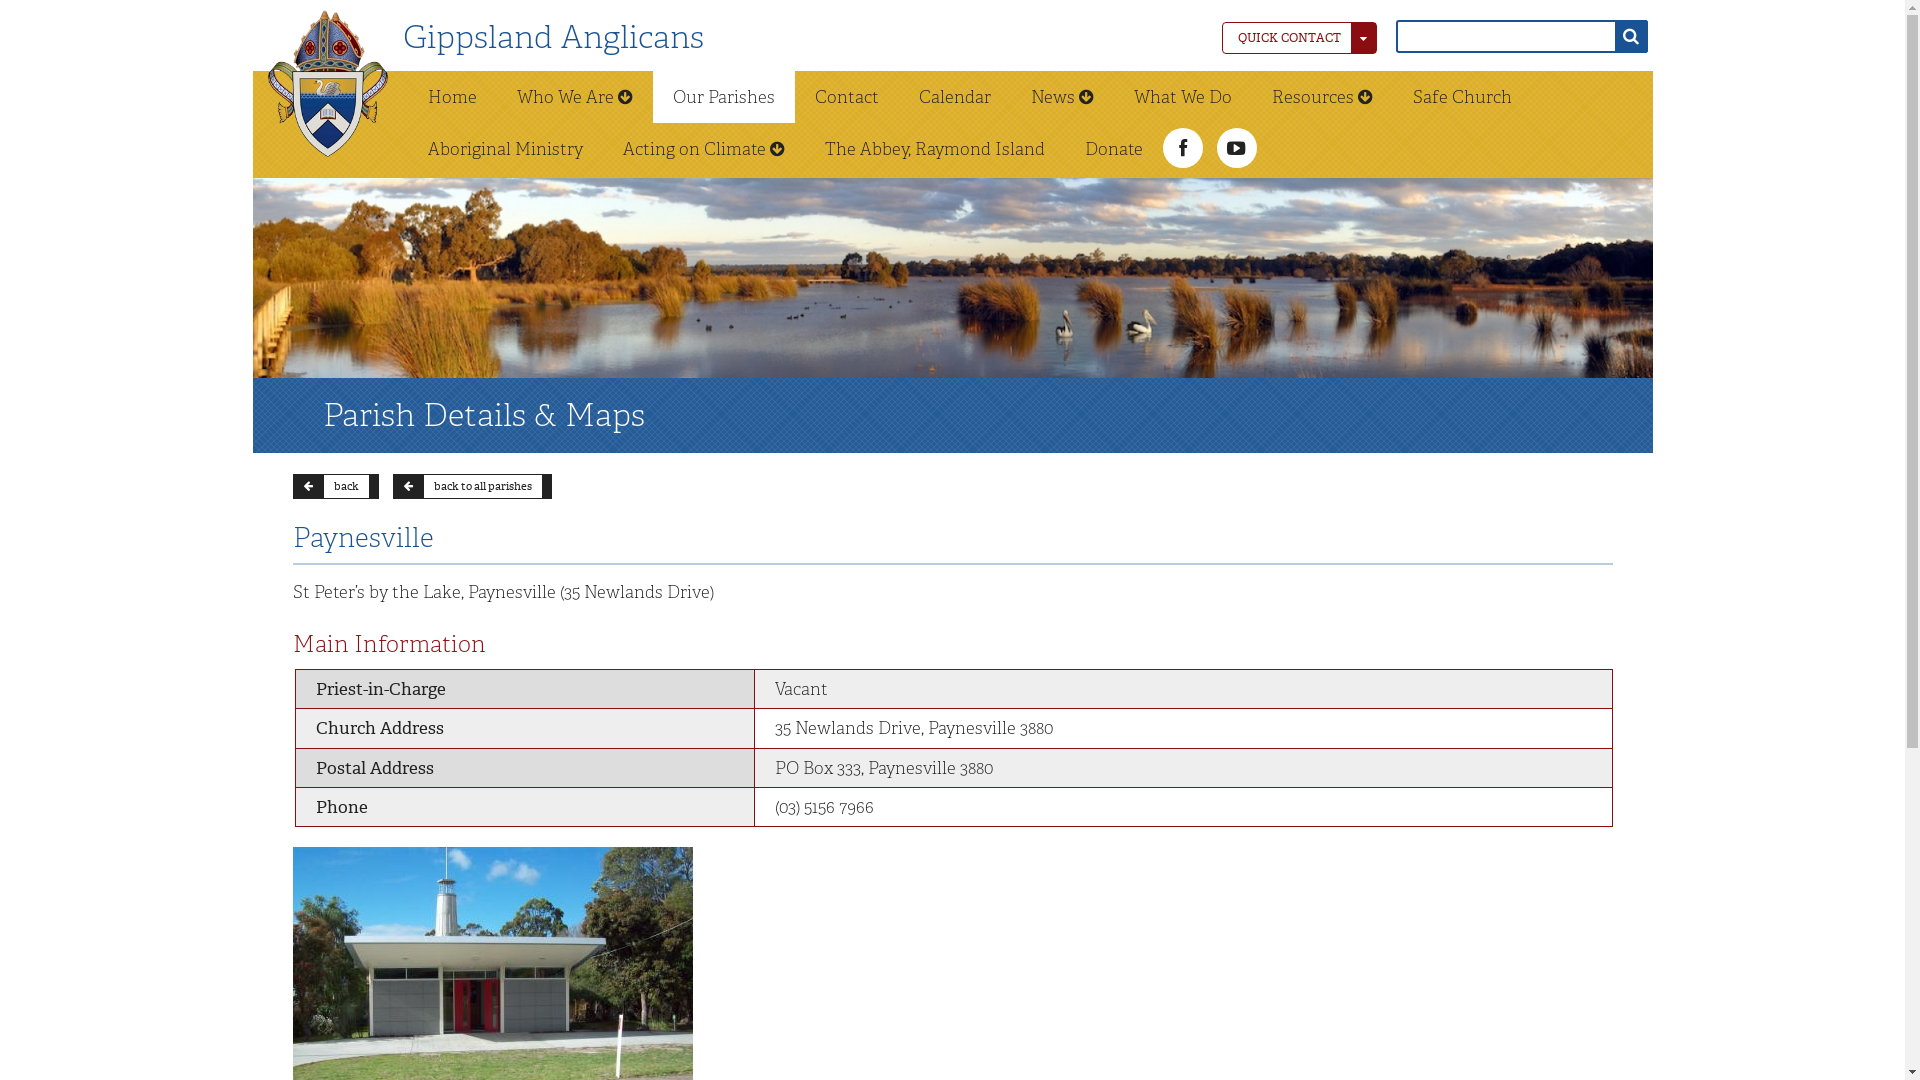 Image resolution: width=1920 pixels, height=1080 pixels. Describe the element at coordinates (702, 148) in the screenshot. I see `'Acting on Climate'` at that location.